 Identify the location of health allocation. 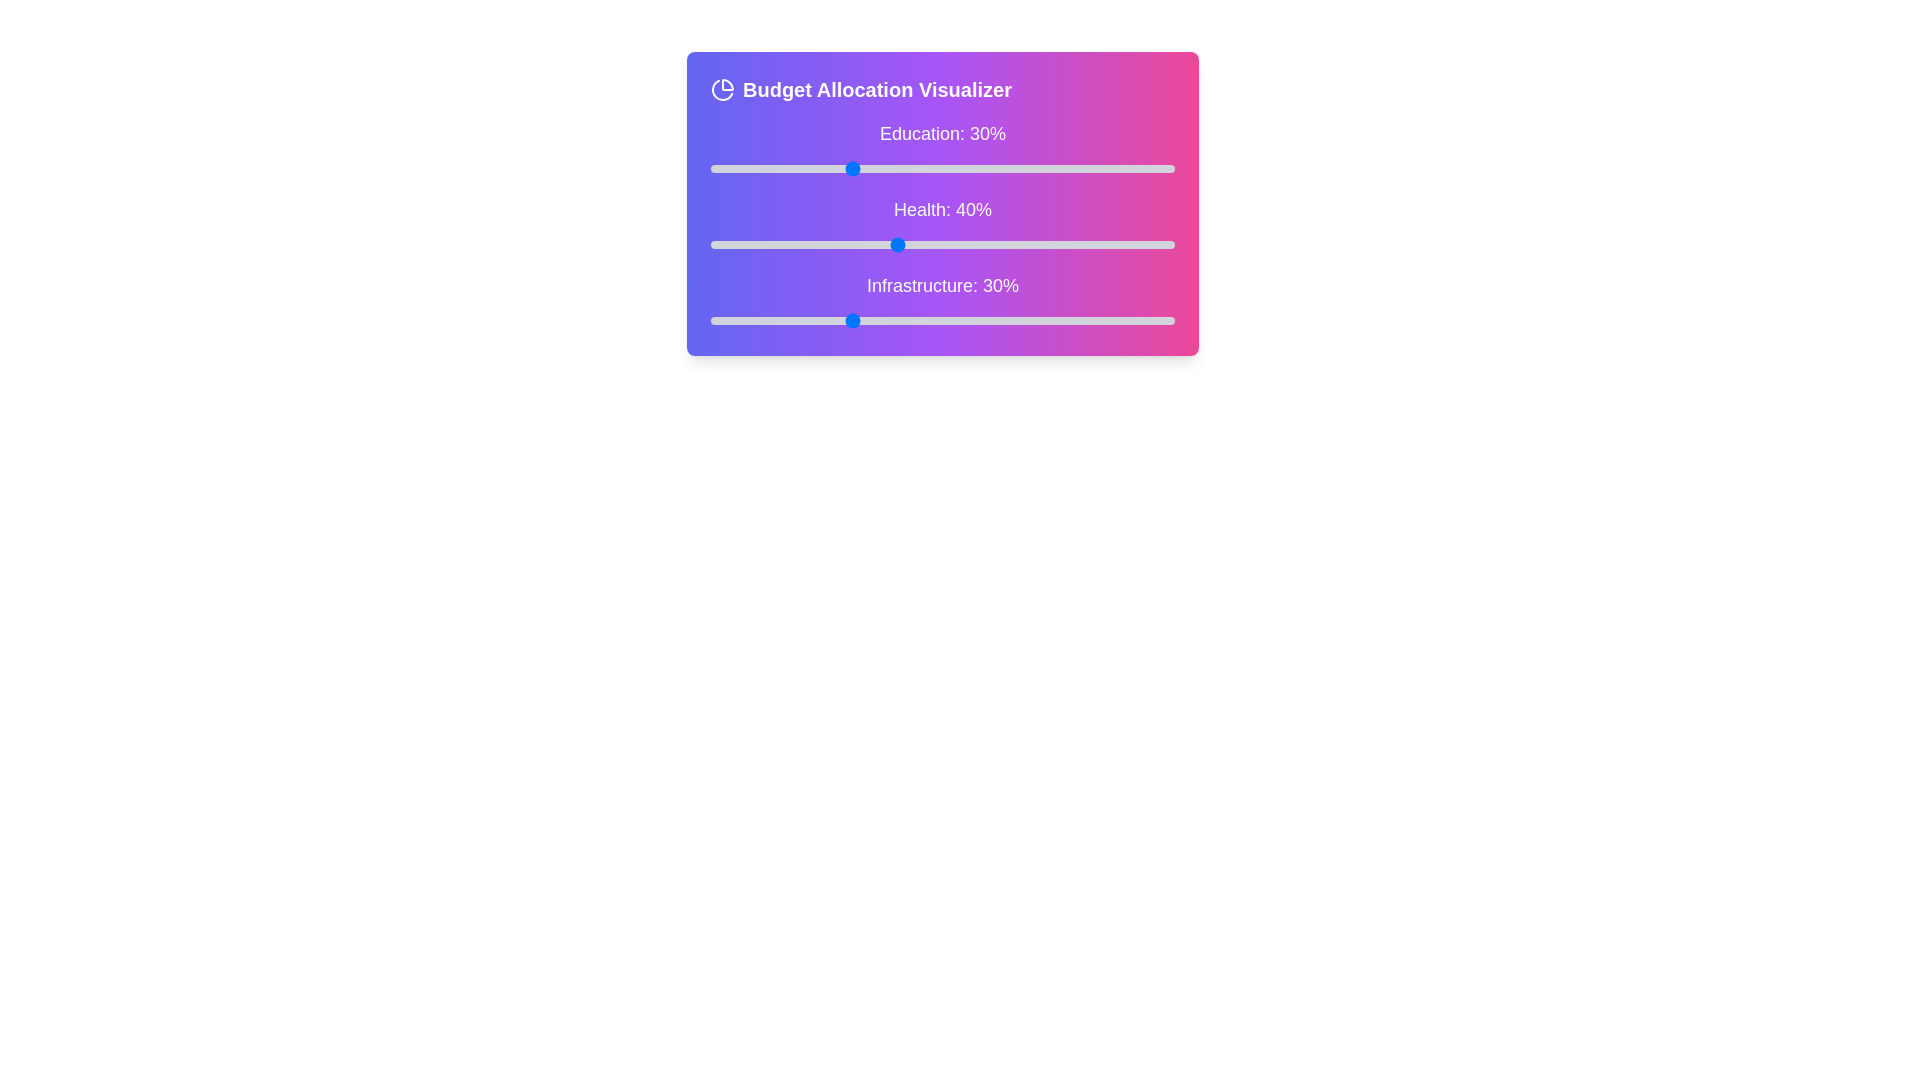
(989, 244).